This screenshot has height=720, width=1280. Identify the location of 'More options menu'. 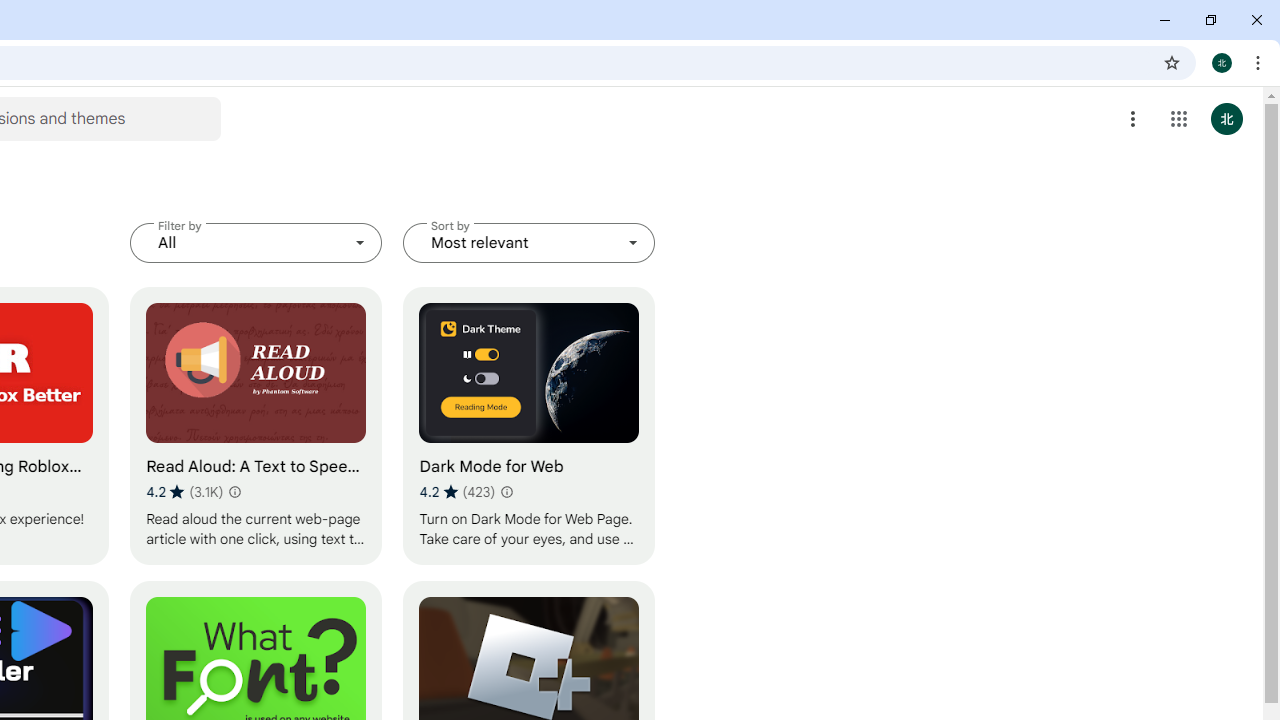
(1133, 119).